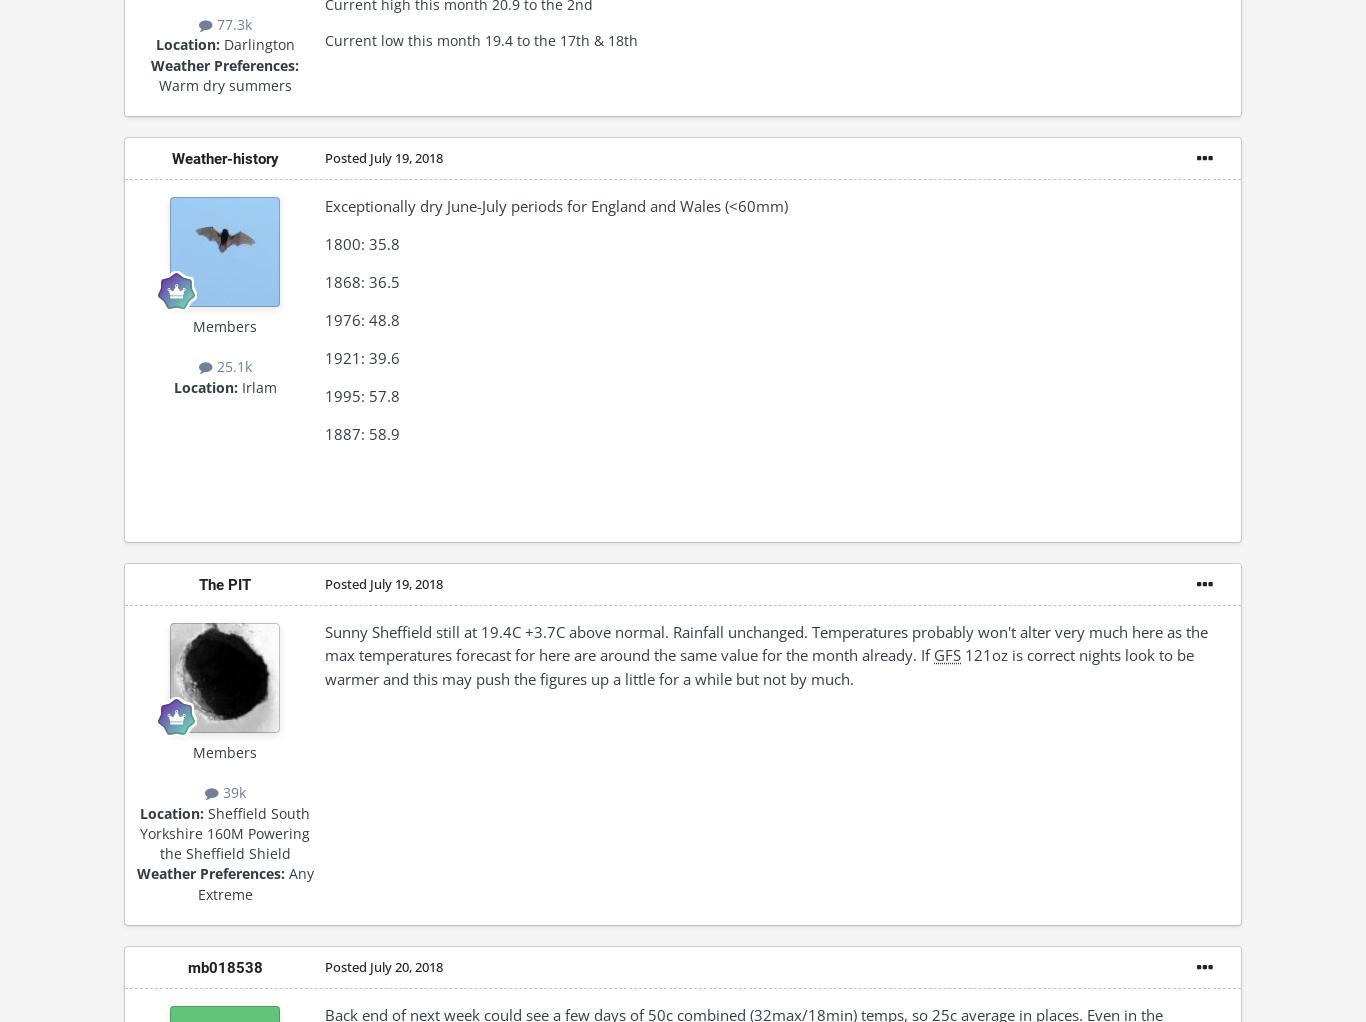 The height and width of the screenshot is (1022, 1366). What do you see at coordinates (947, 654) in the screenshot?
I see `'GFS'` at bounding box center [947, 654].